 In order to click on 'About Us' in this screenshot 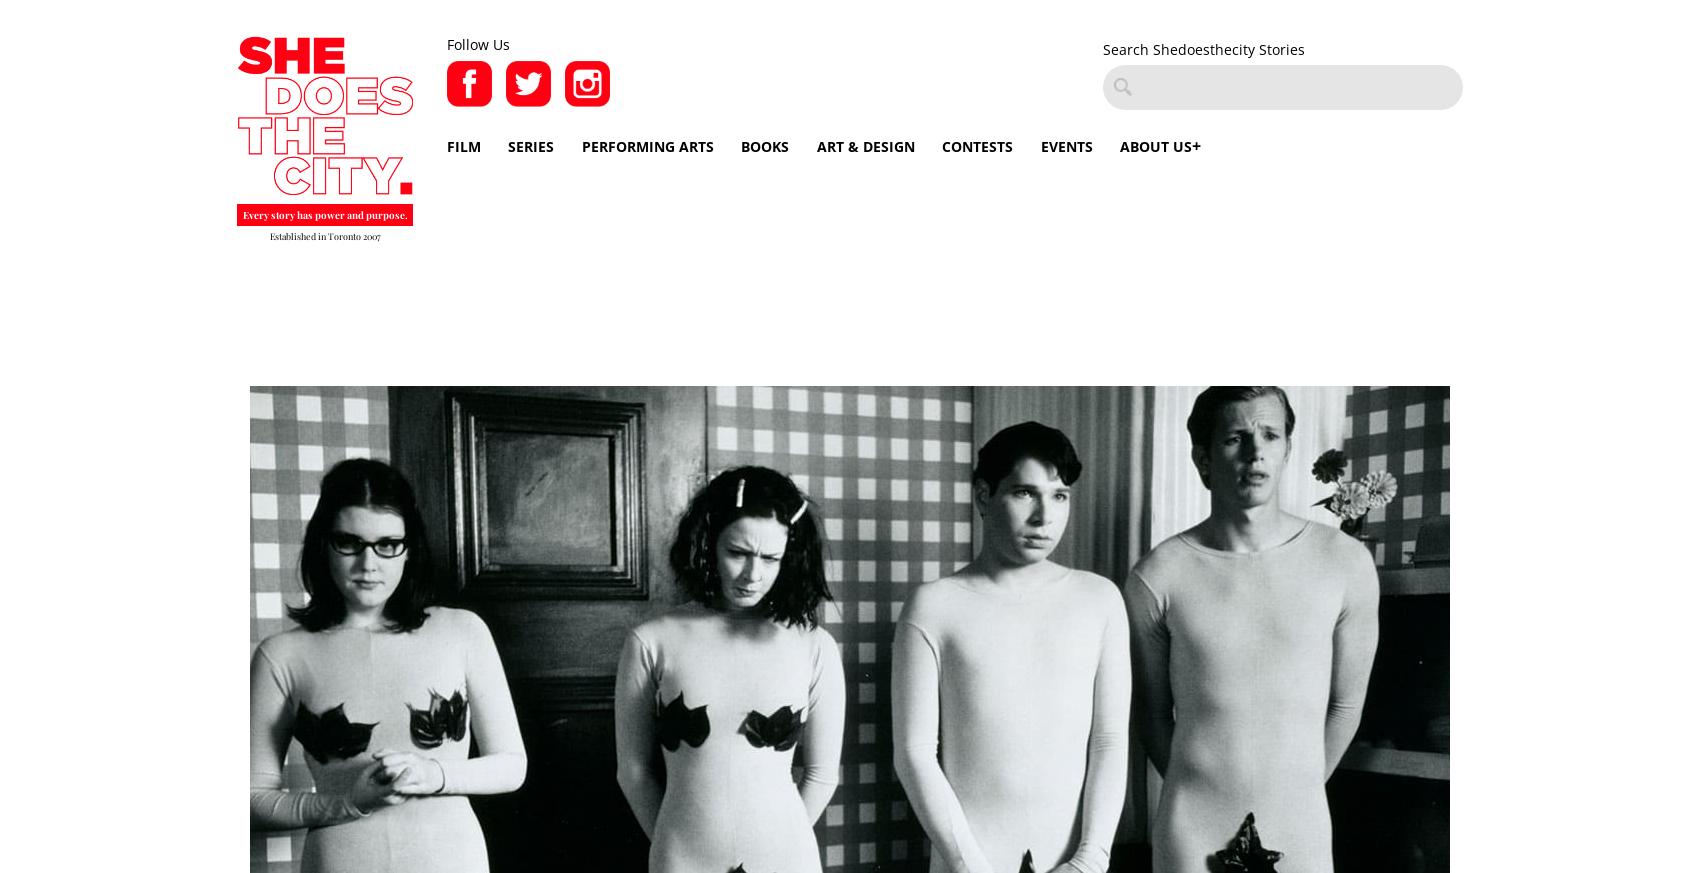, I will do `click(1156, 145)`.